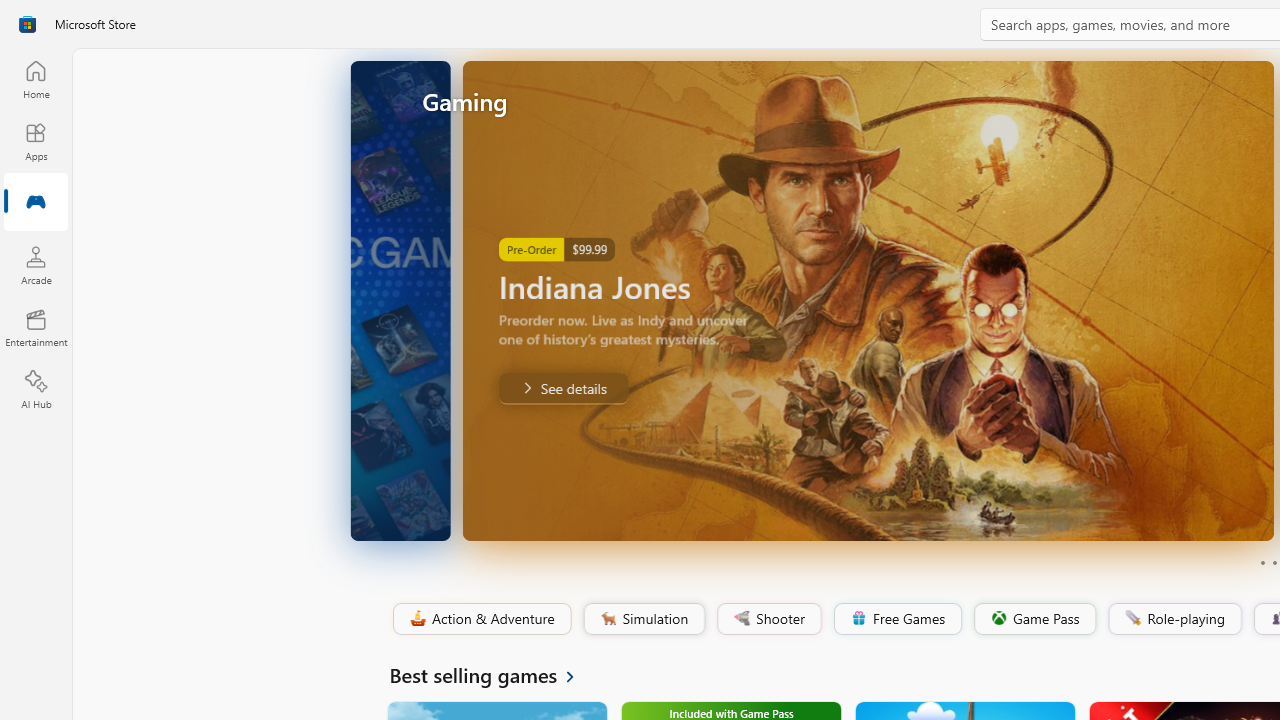 The width and height of the screenshot is (1280, 720). I want to click on 'Gaming', so click(35, 203).